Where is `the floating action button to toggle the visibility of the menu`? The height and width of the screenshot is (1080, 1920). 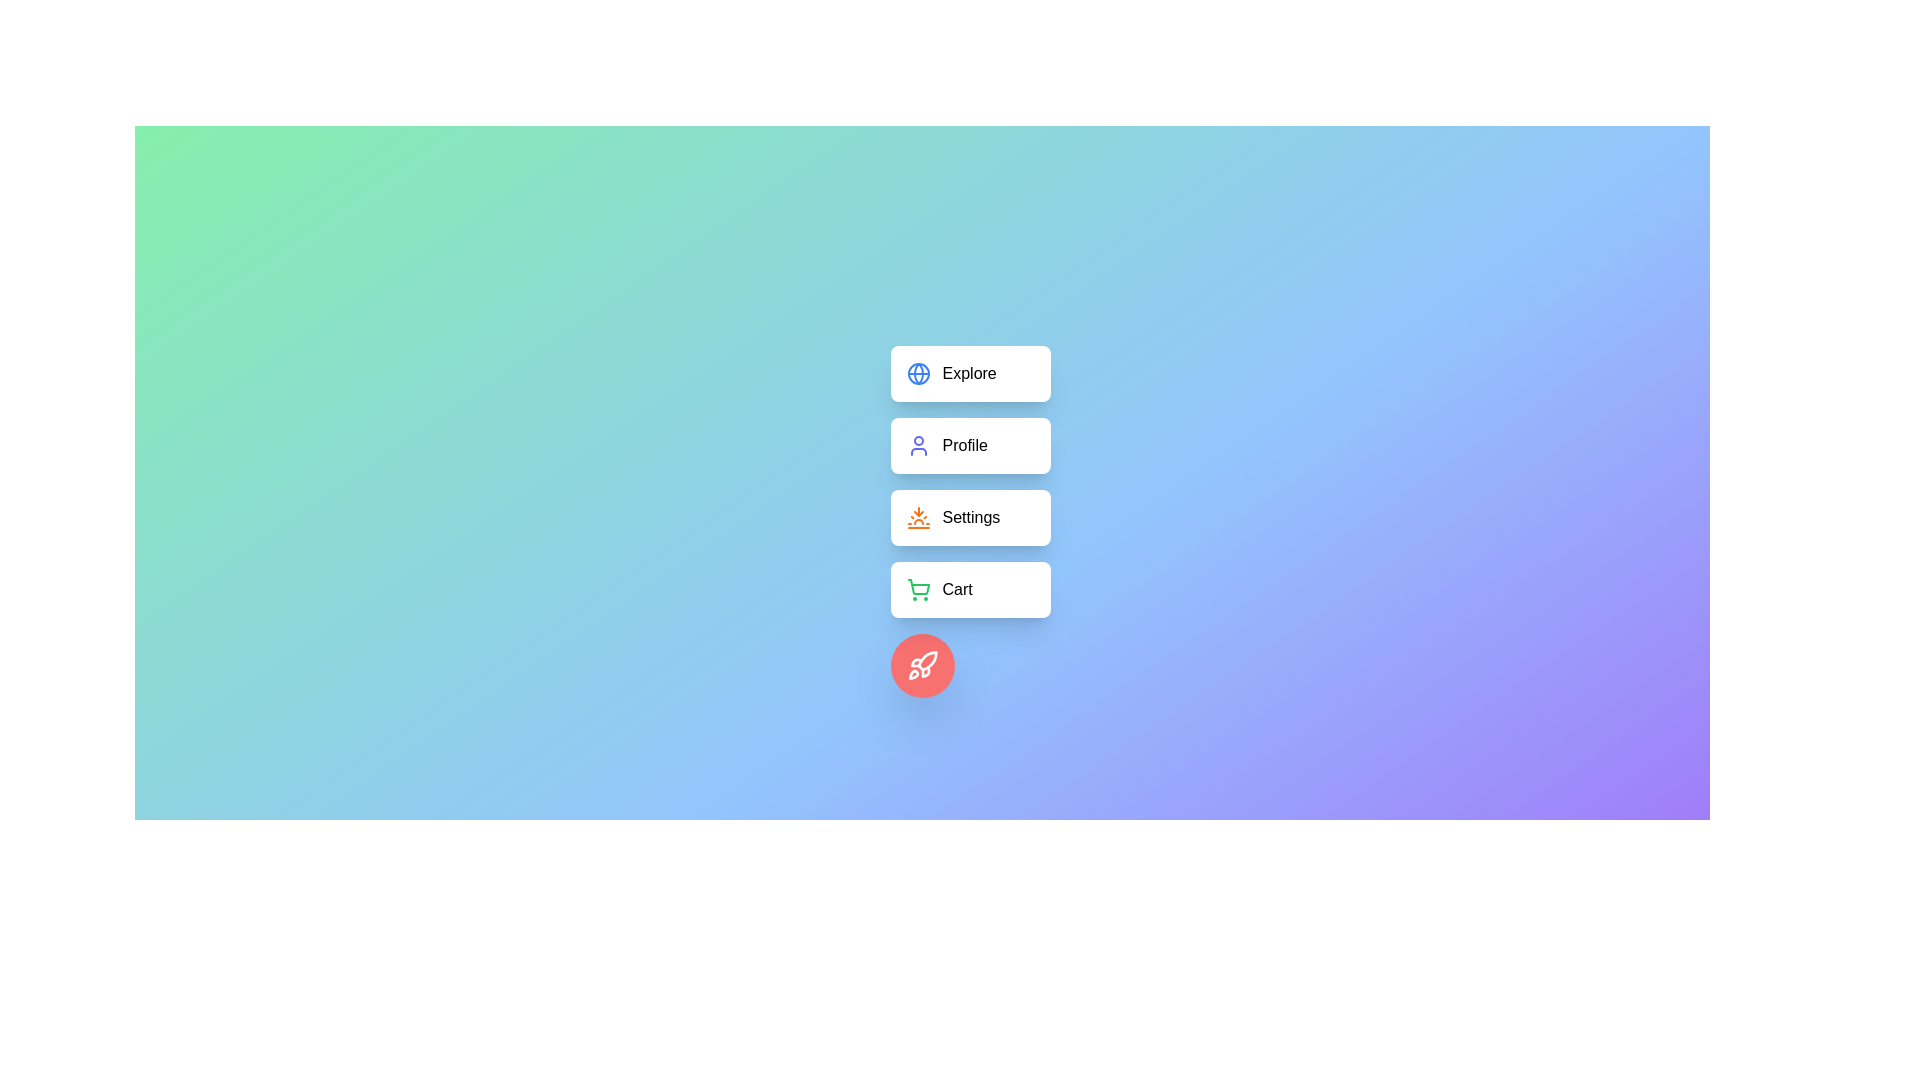
the floating action button to toggle the visibility of the menu is located at coordinates (921, 666).